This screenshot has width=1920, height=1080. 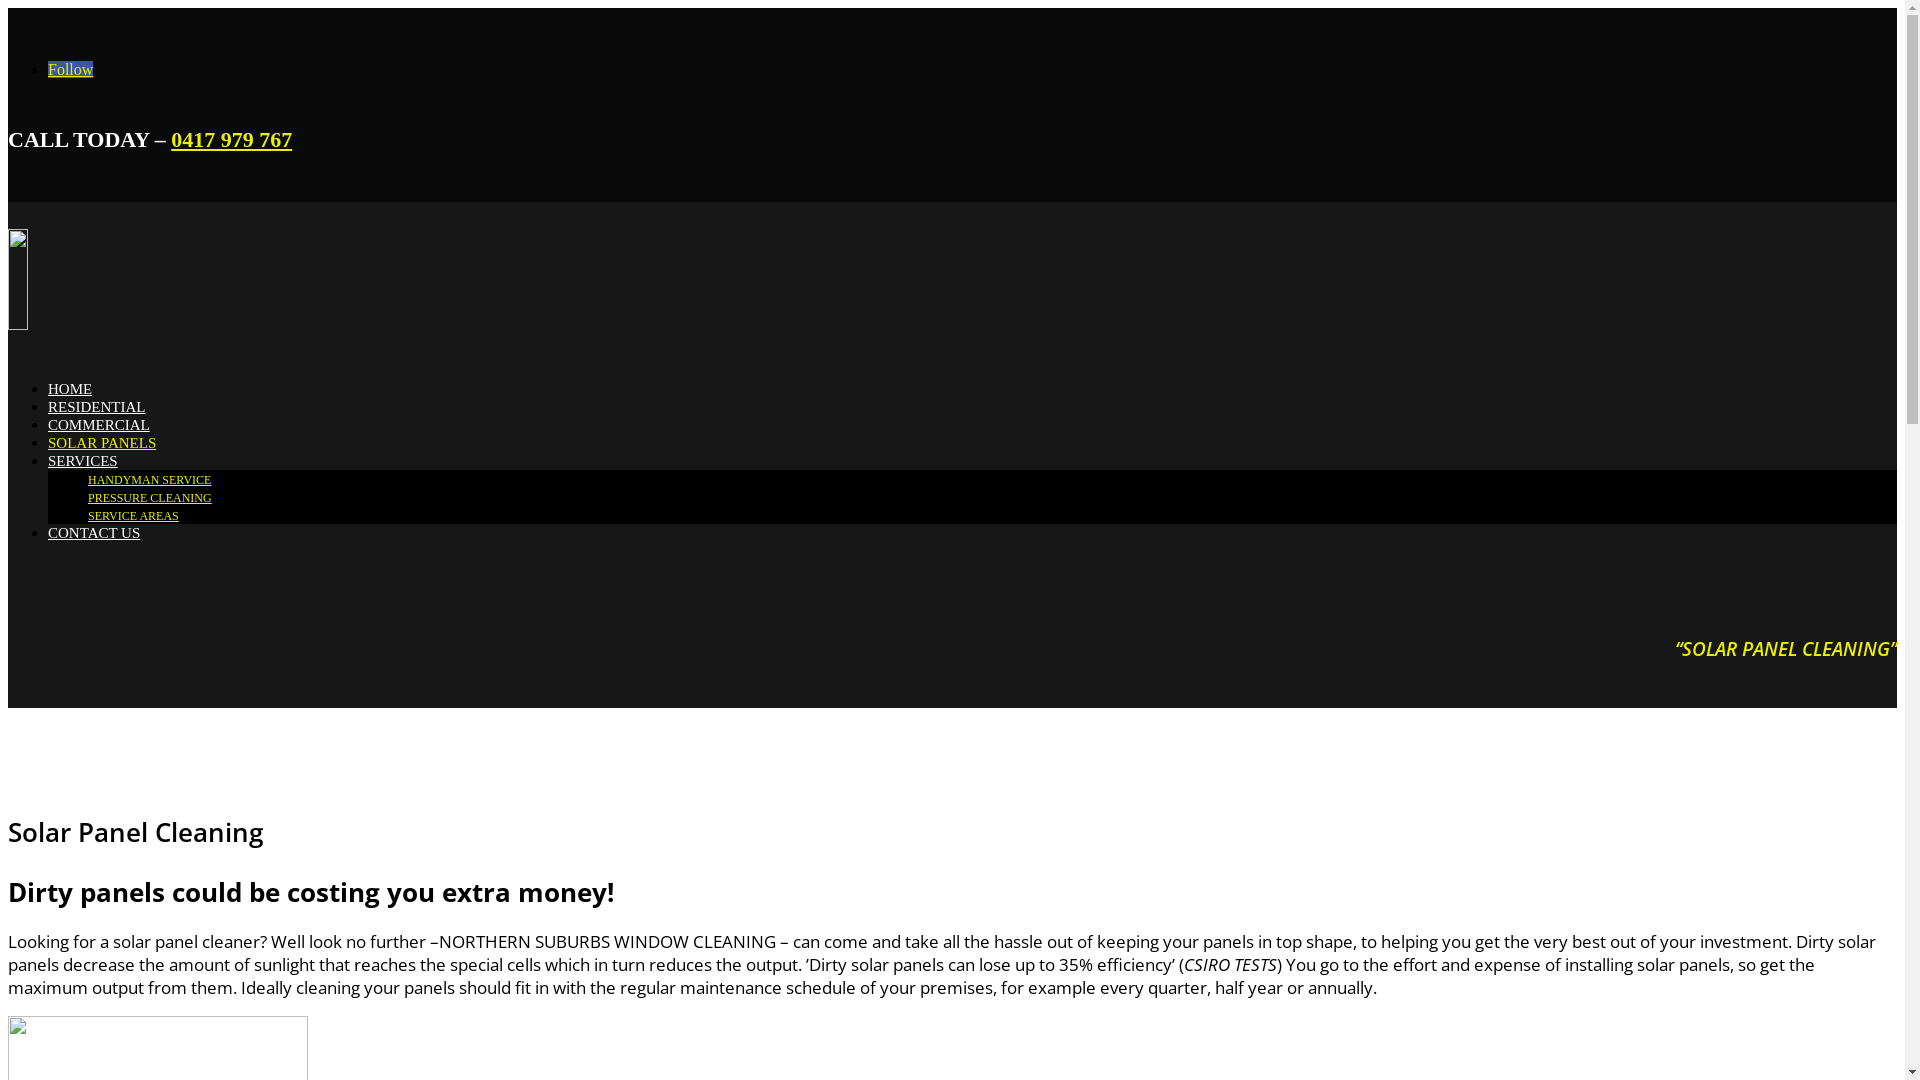 What do you see at coordinates (100, 442) in the screenshot?
I see `'SOLAR PANELS'` at bounding box center [100, 442].